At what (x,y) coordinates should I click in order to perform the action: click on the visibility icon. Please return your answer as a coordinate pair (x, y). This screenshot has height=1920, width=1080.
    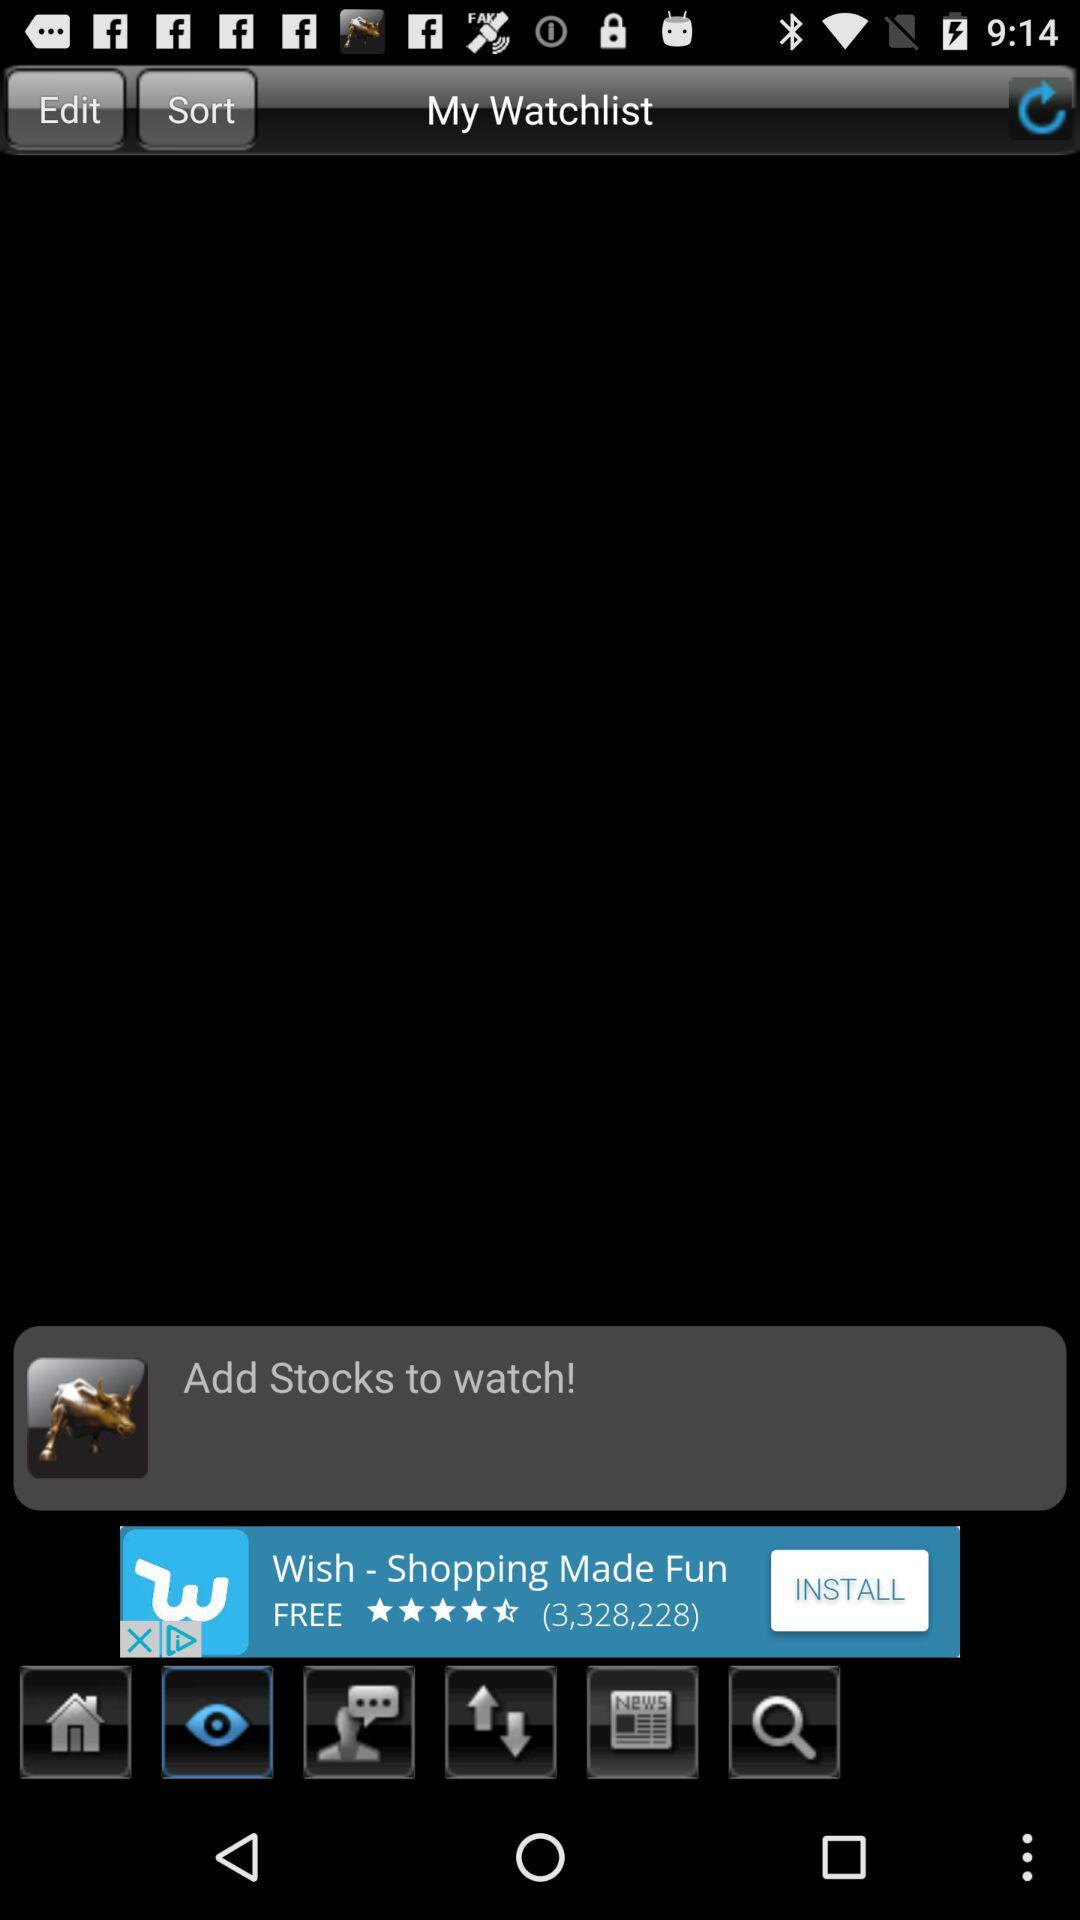
    Looking at the image, I should click on (217, 1848).